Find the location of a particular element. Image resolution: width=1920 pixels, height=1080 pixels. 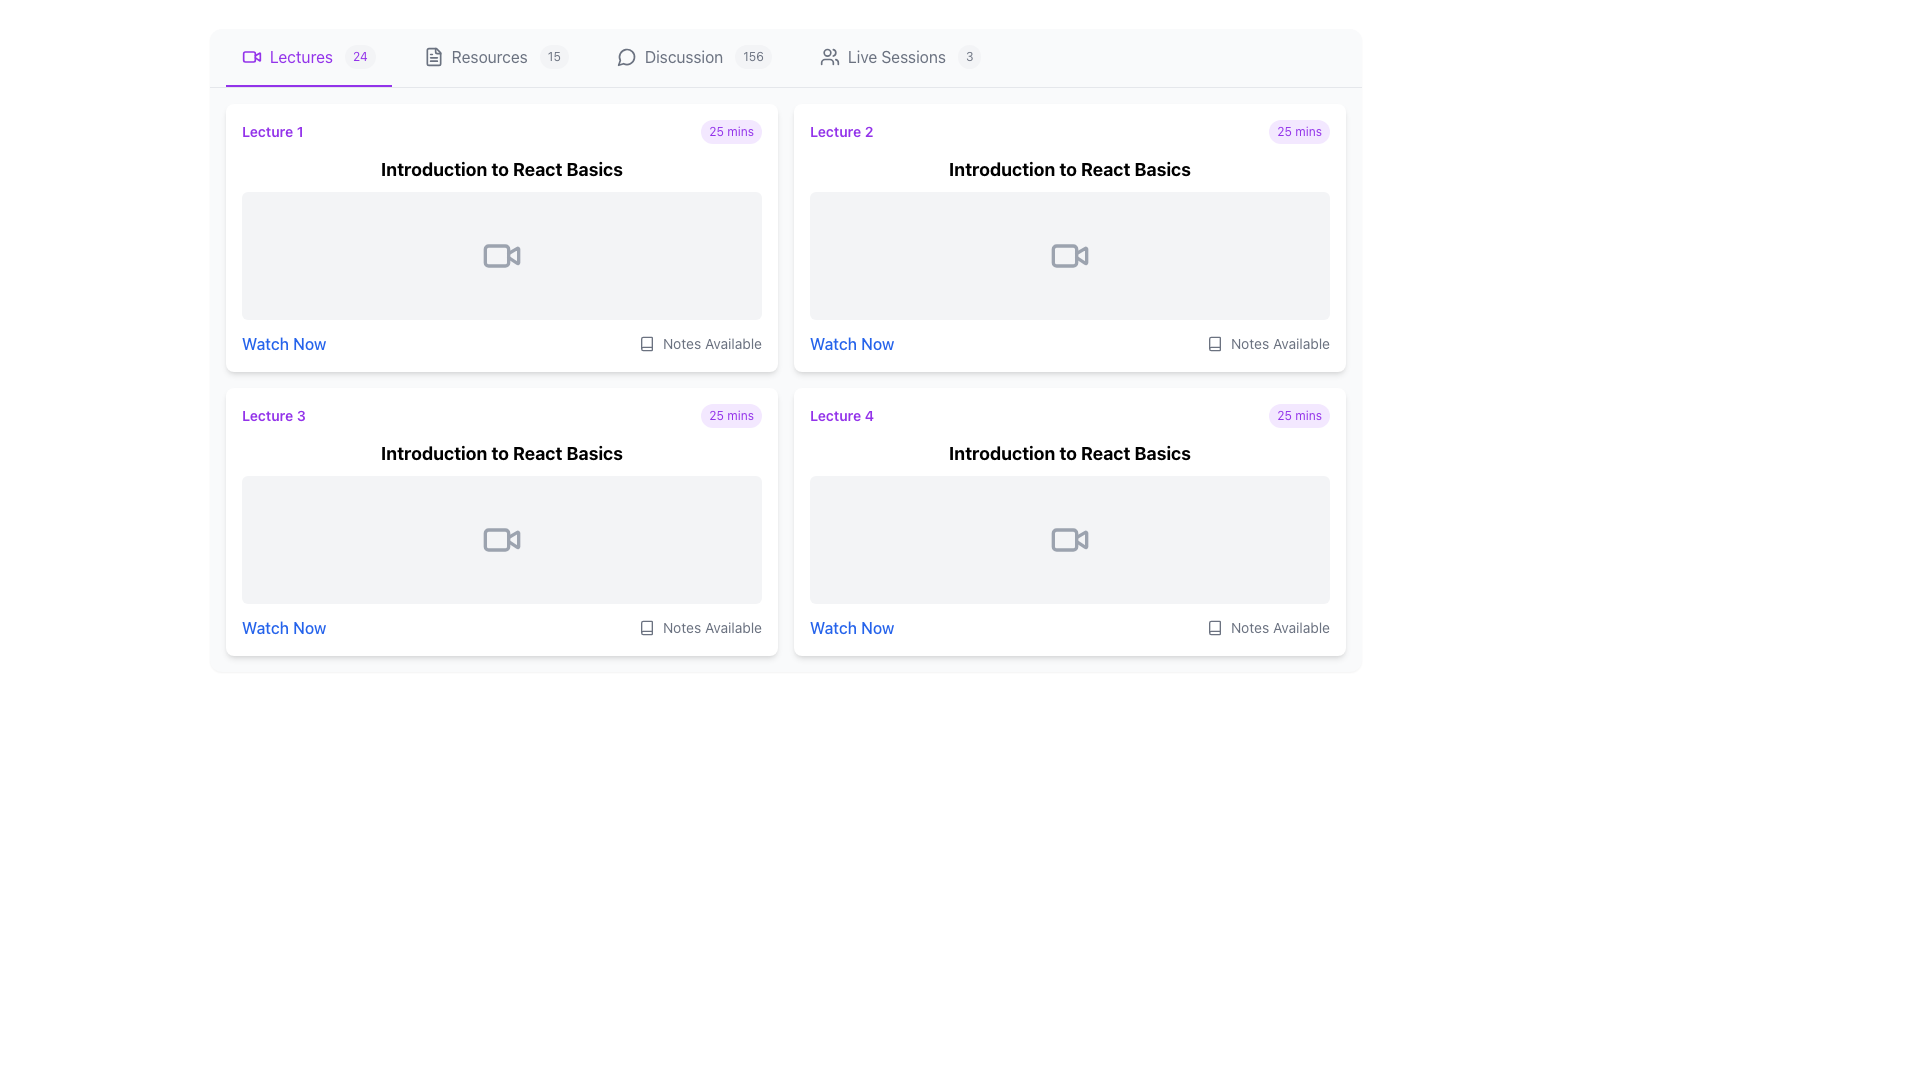

the 'Live Sessions' menu item, the fourth option in the horizontal navigation menu is located at coordinates (899, 56).